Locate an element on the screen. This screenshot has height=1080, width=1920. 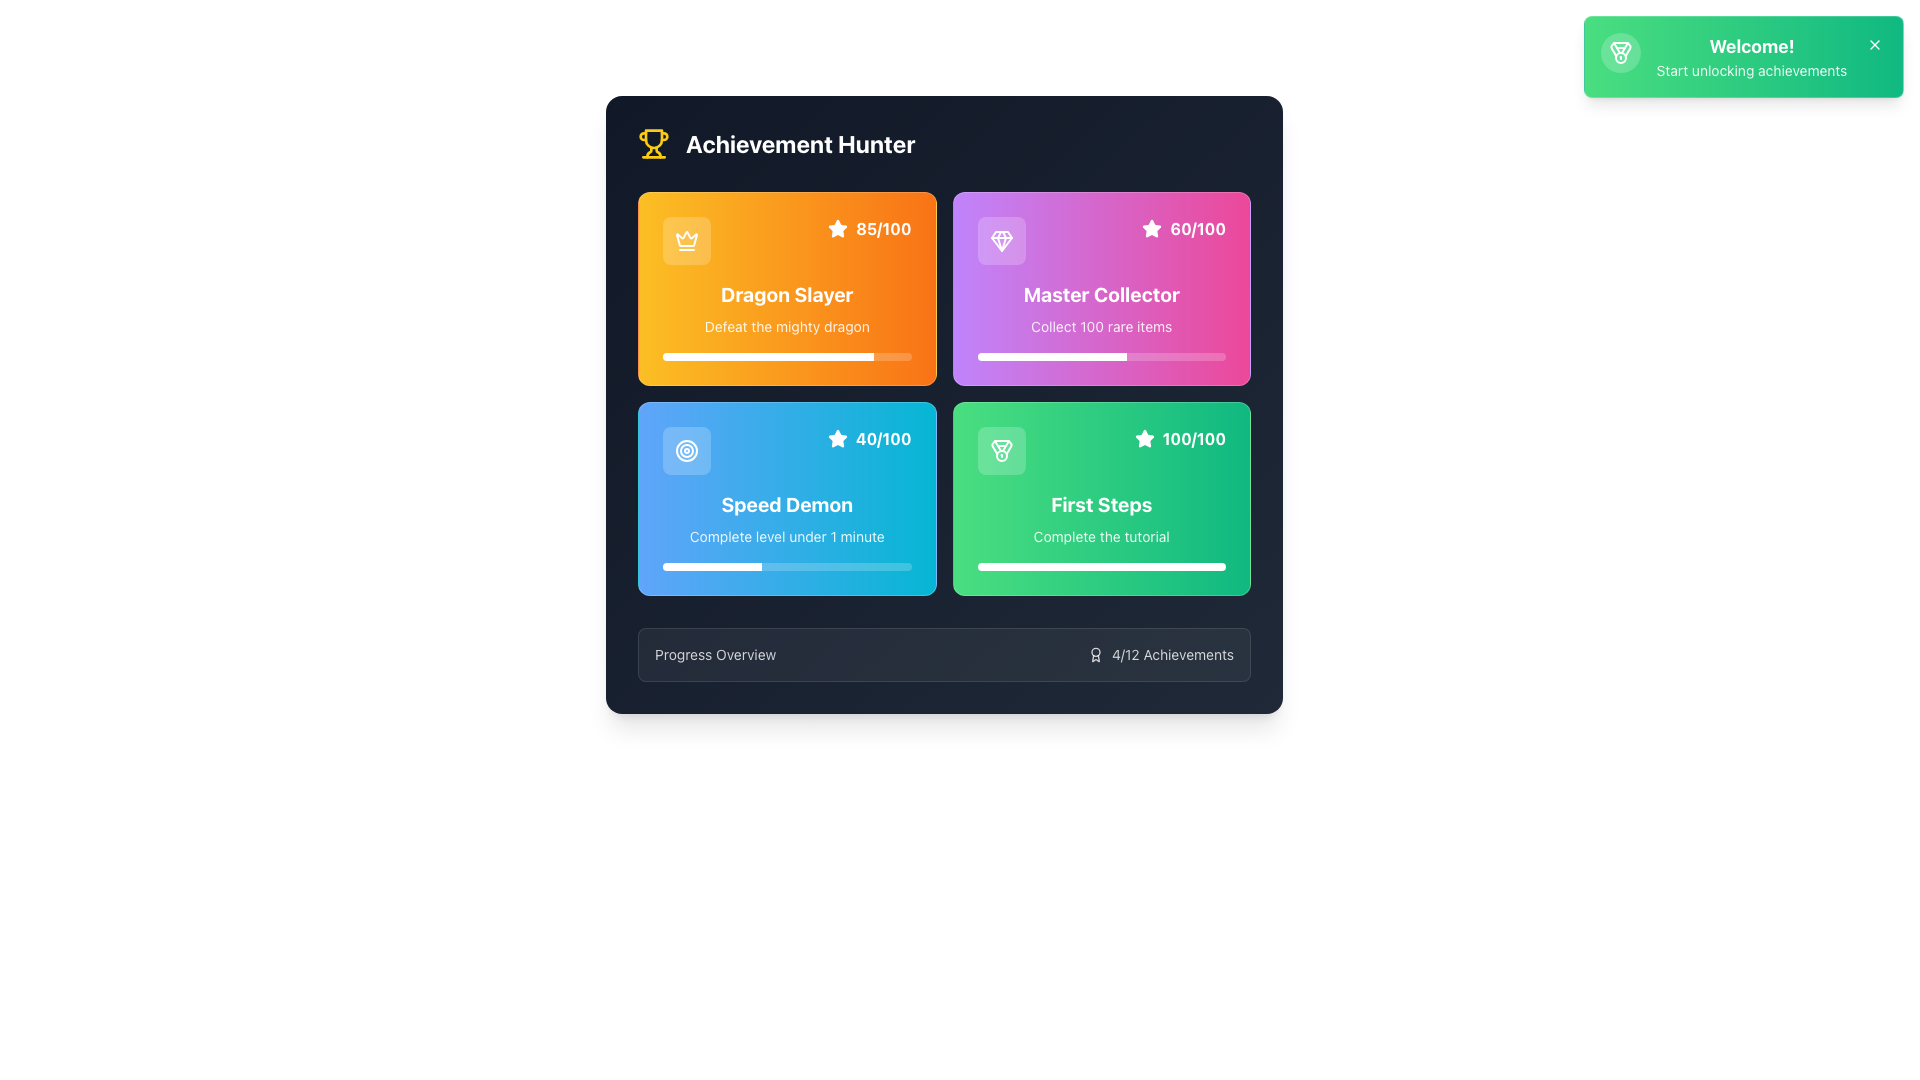
the largest SVG Circle element, which represents a target within the concentric circle pattern in the interface is located at coordinates (686, 451).